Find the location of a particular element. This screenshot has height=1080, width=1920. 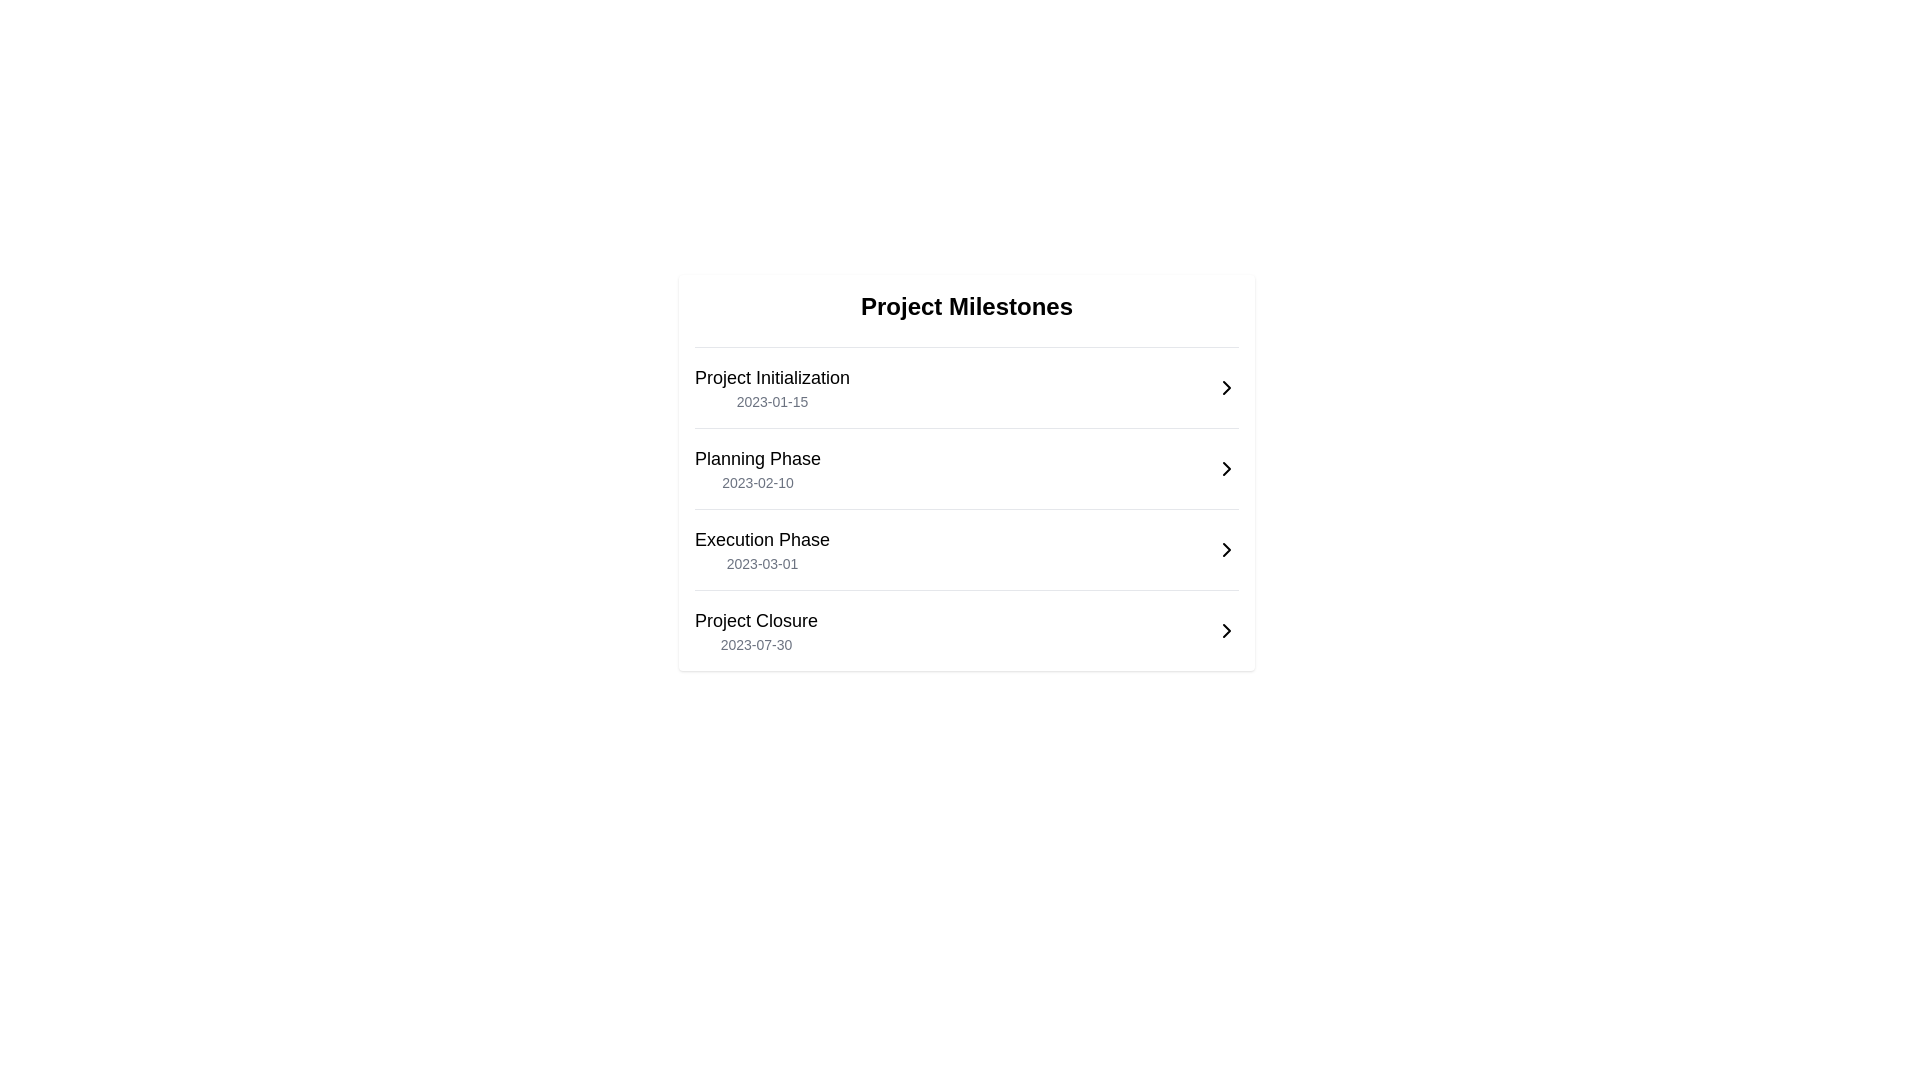

the second list item titled 'Planning Phase' with the date '2023-02-10' is located at coordinates (966, 469).